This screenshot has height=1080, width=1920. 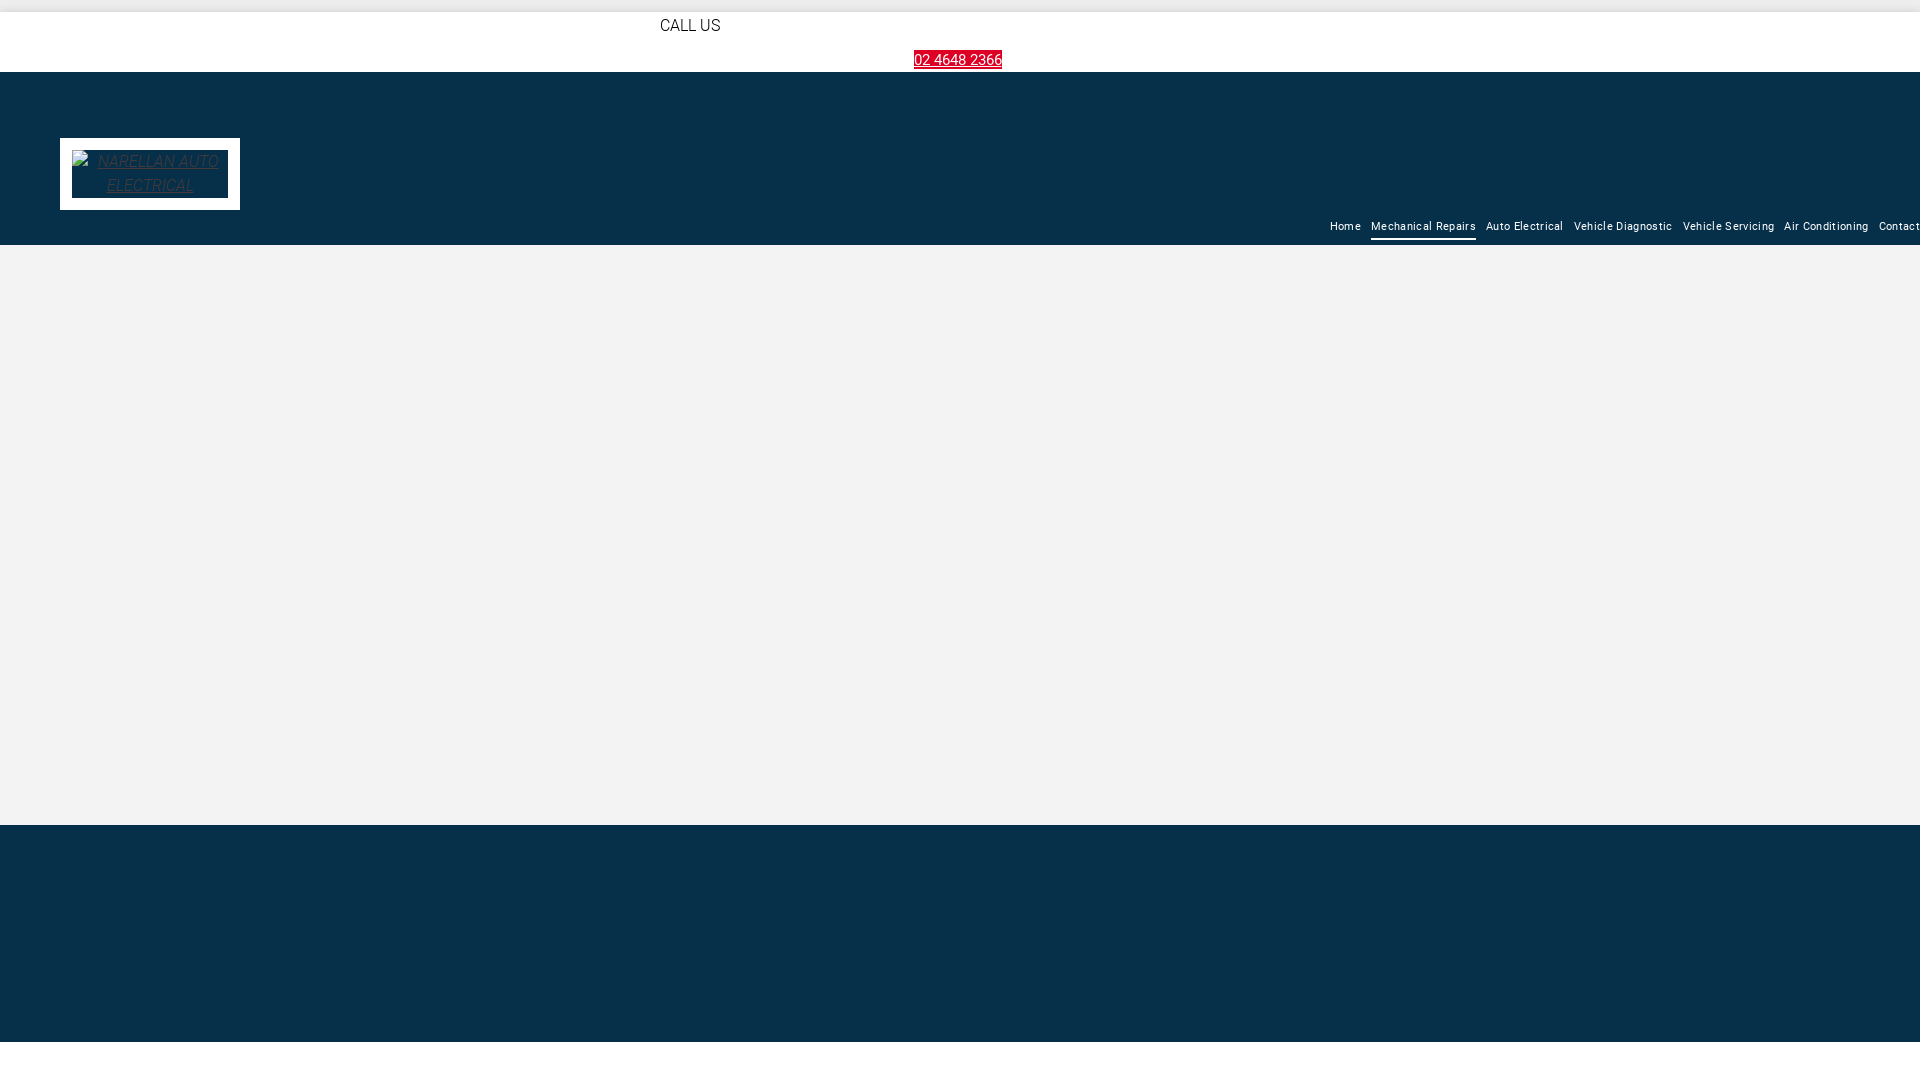 What do you see at coordinates (1329, 226) in the screenshot?
I see `'Home'` at bounding box center [1329, 226].